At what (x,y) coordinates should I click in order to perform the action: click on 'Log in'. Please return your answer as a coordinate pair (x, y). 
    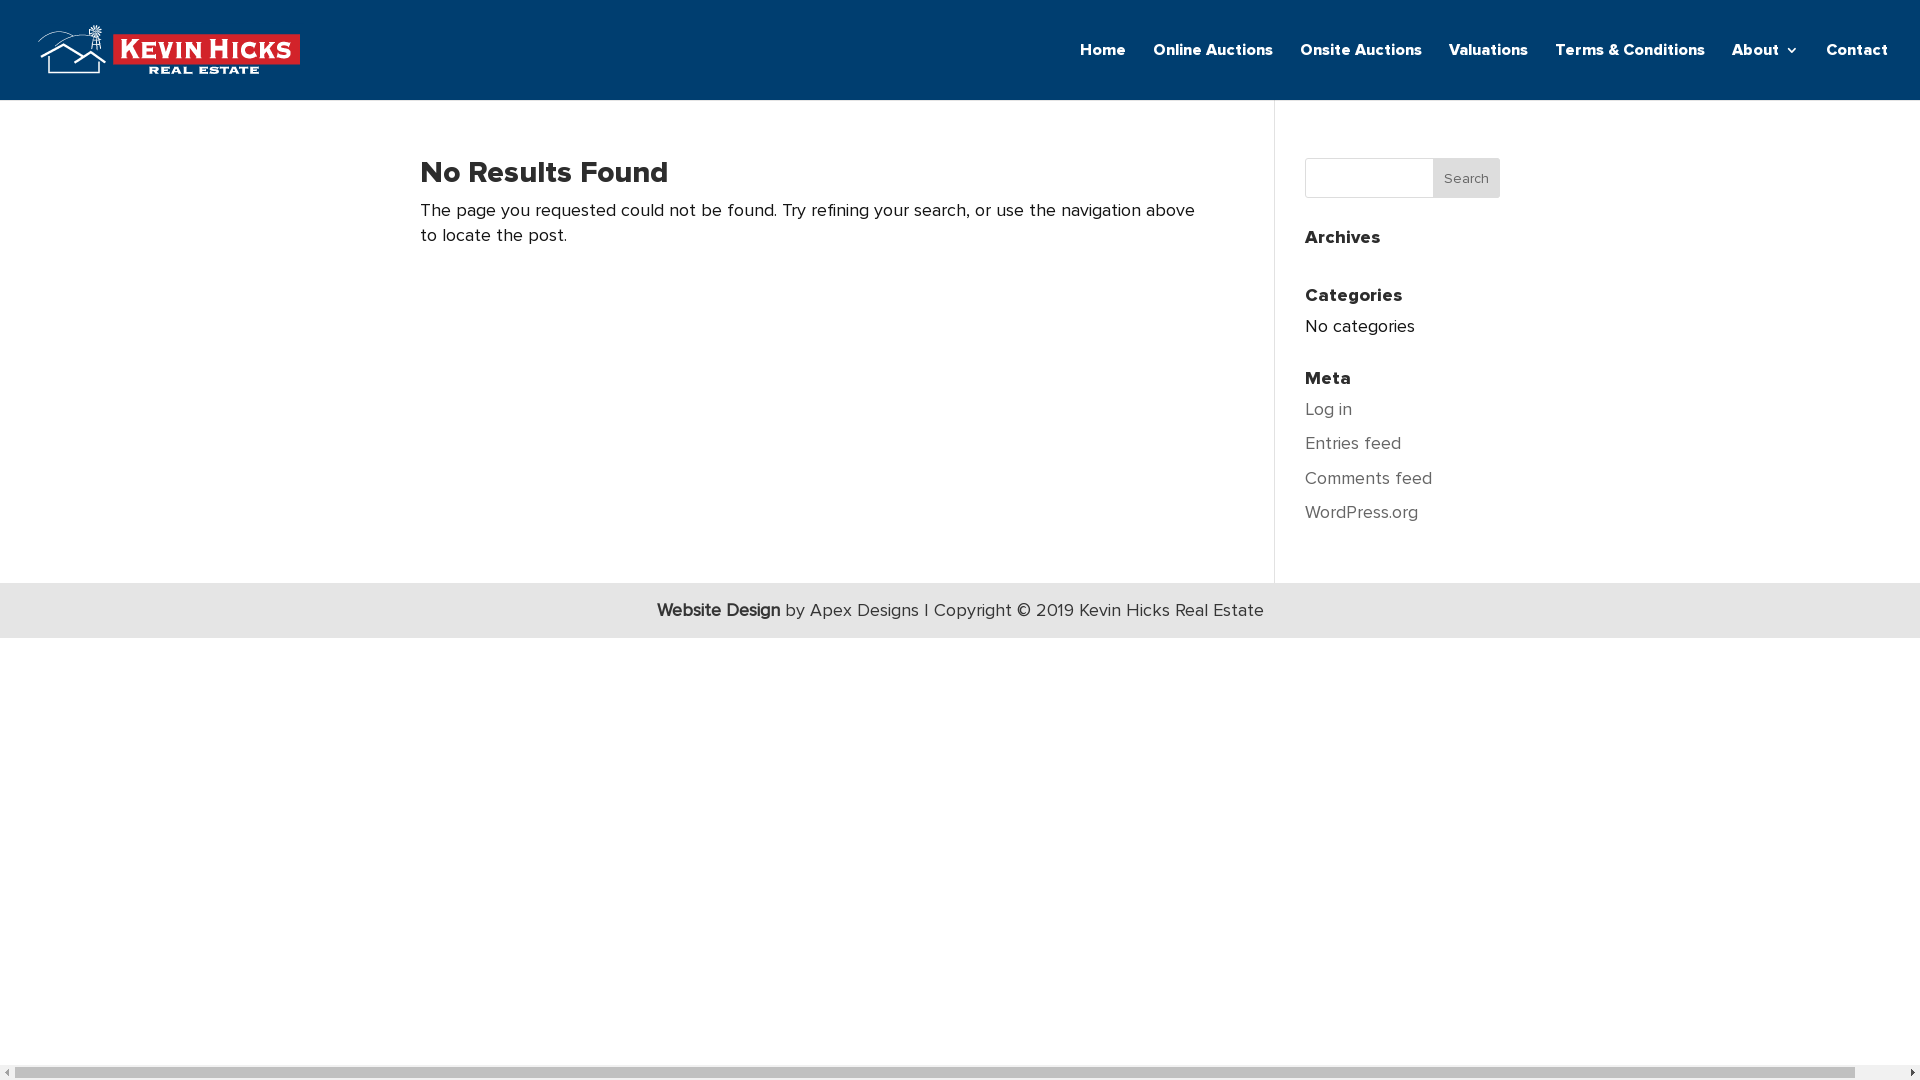
    Looking at the image, I should click on (1305, 407).